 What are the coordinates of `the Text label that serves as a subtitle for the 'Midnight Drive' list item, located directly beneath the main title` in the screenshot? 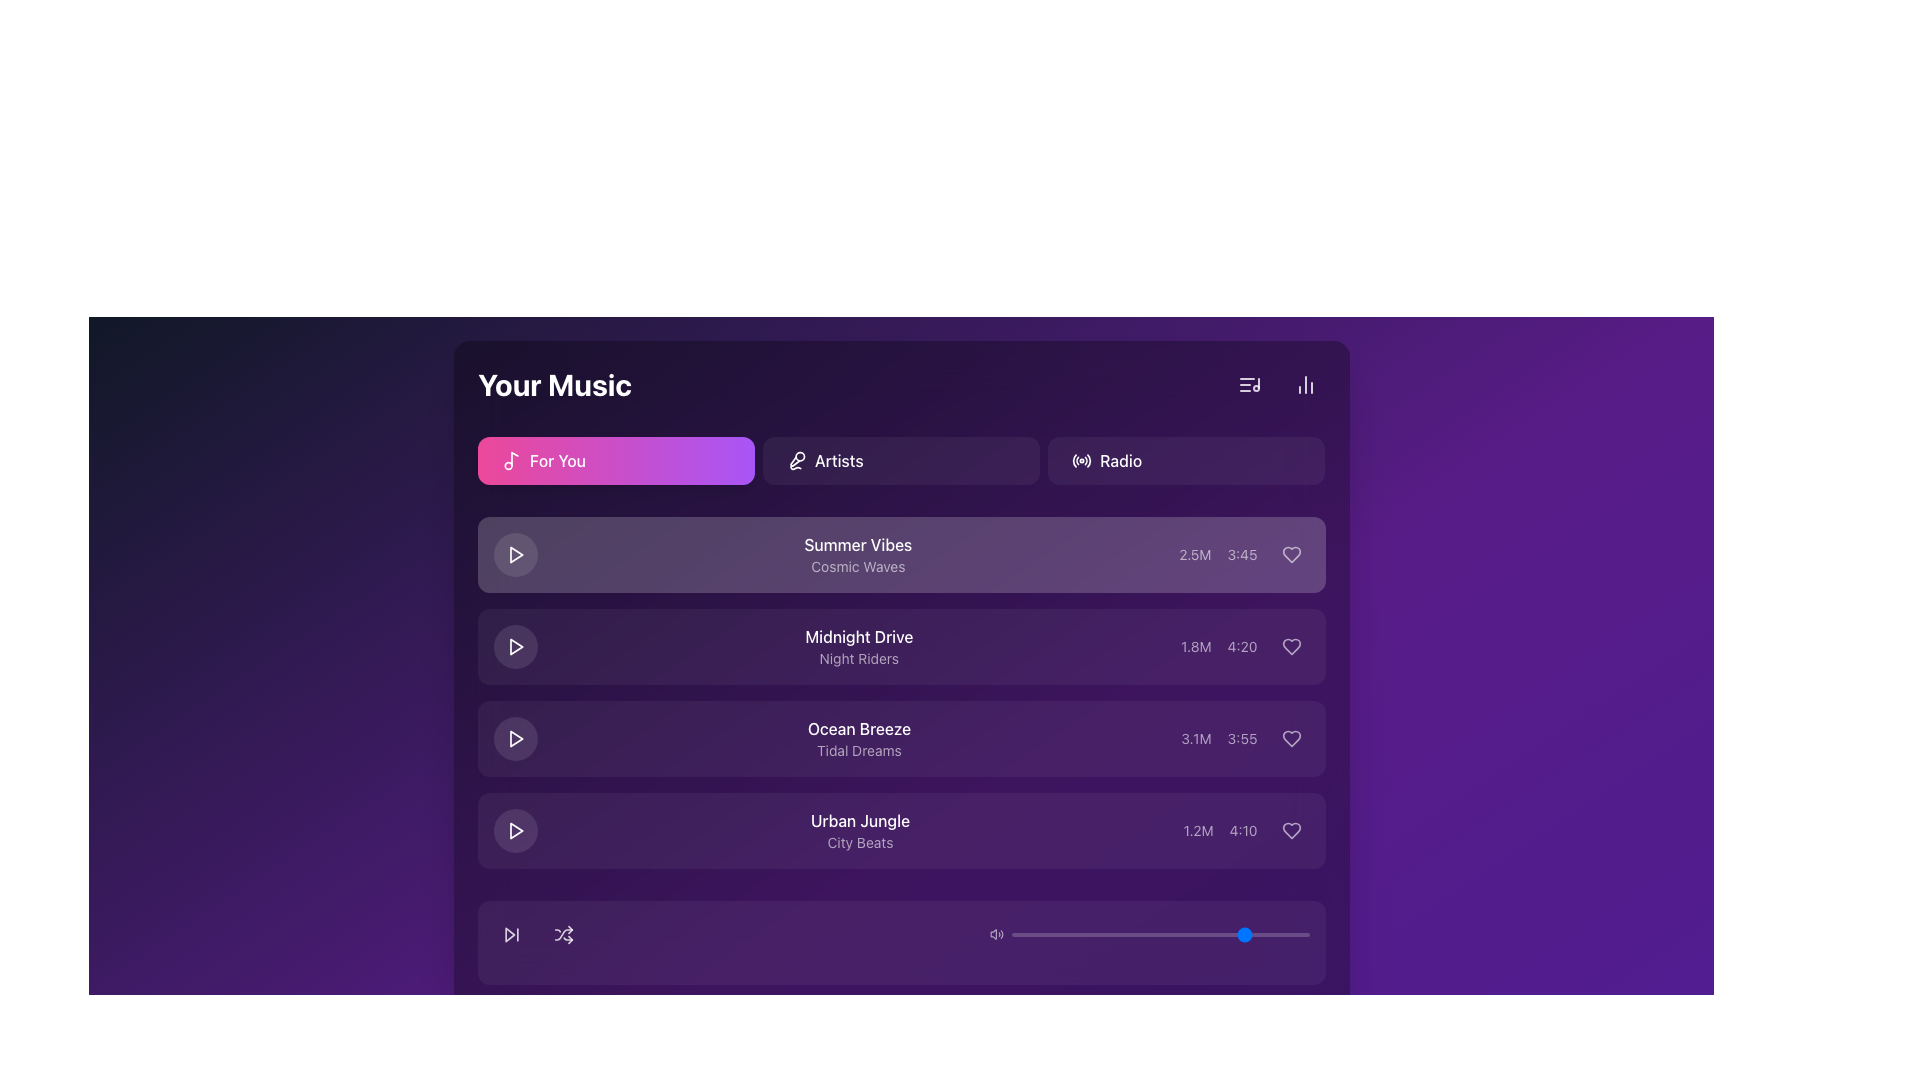 It's located at (859, 659).